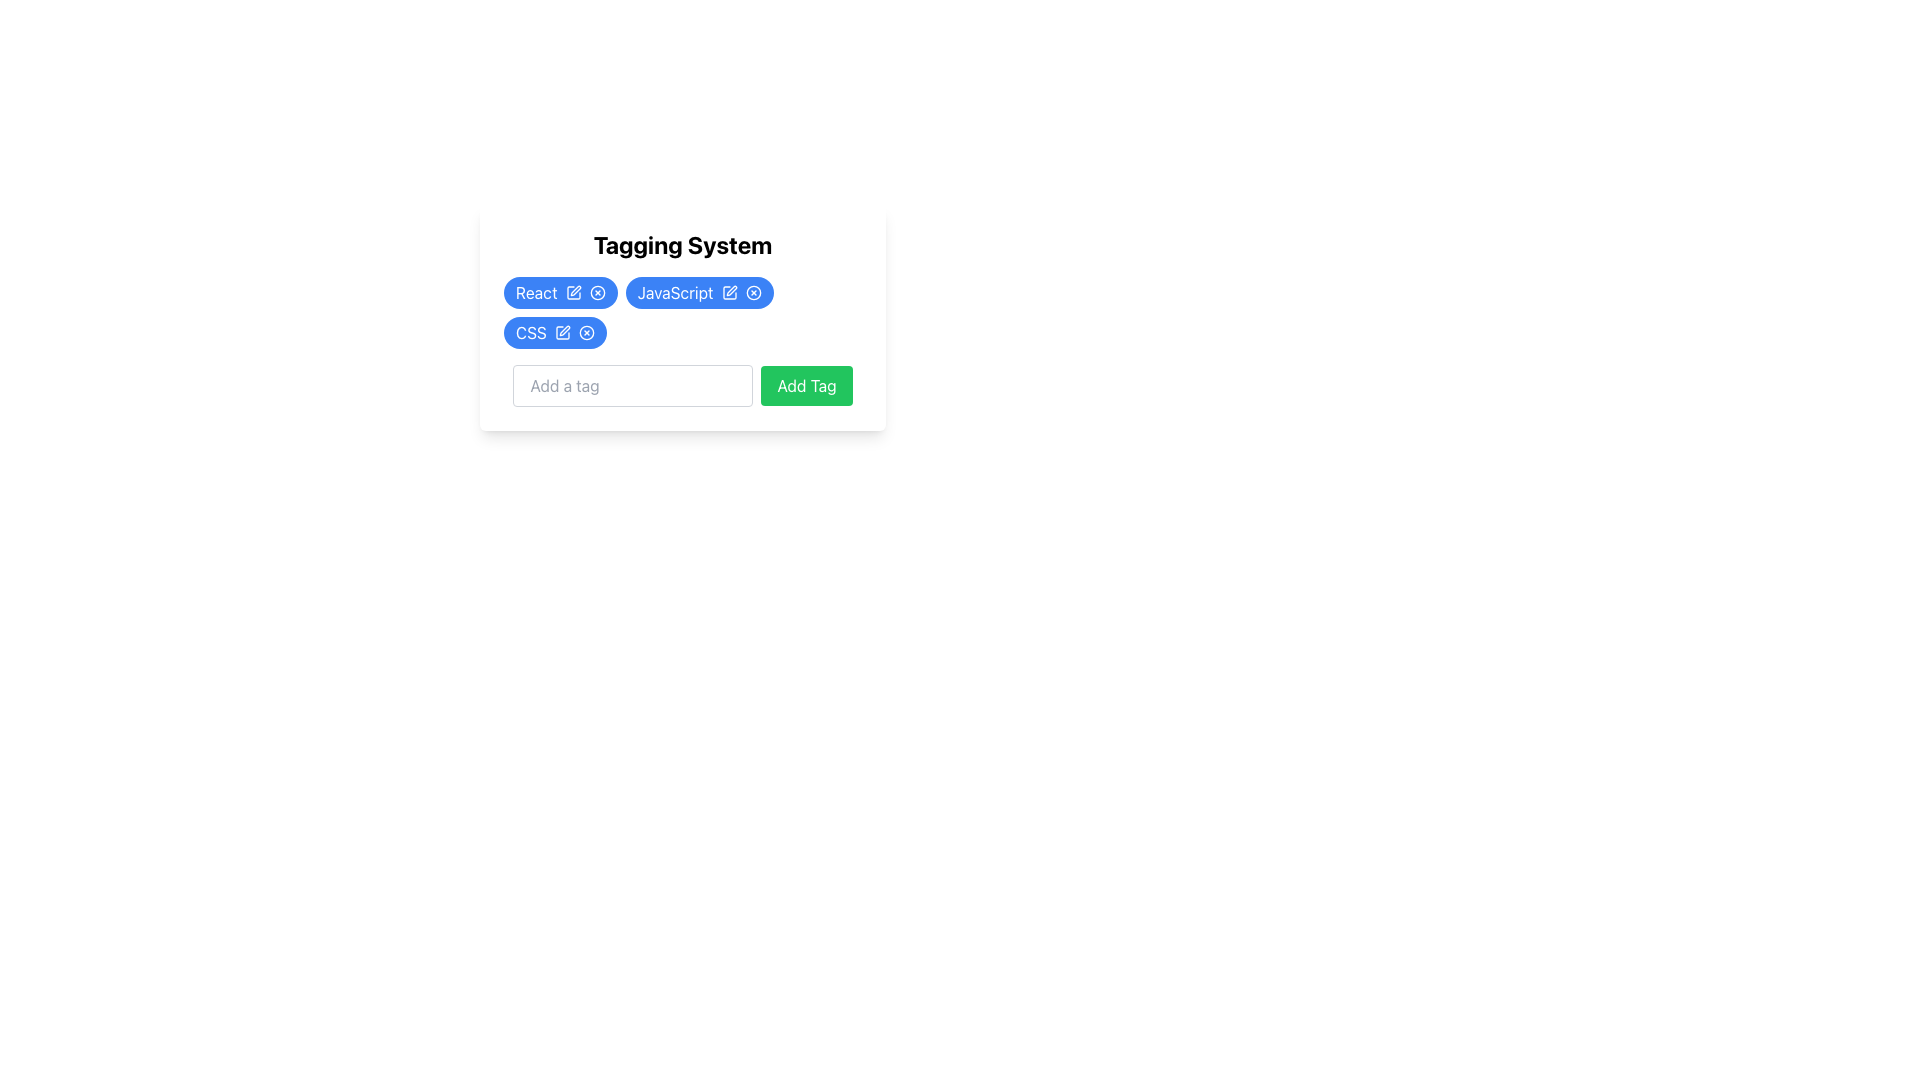 The image size is (1920, 1080). Describe the element at coordinates (806, 385) in the screenshot. I see `the 'Add Tag' button located to the right of the input field in the 'Tagging System' card` at that location.